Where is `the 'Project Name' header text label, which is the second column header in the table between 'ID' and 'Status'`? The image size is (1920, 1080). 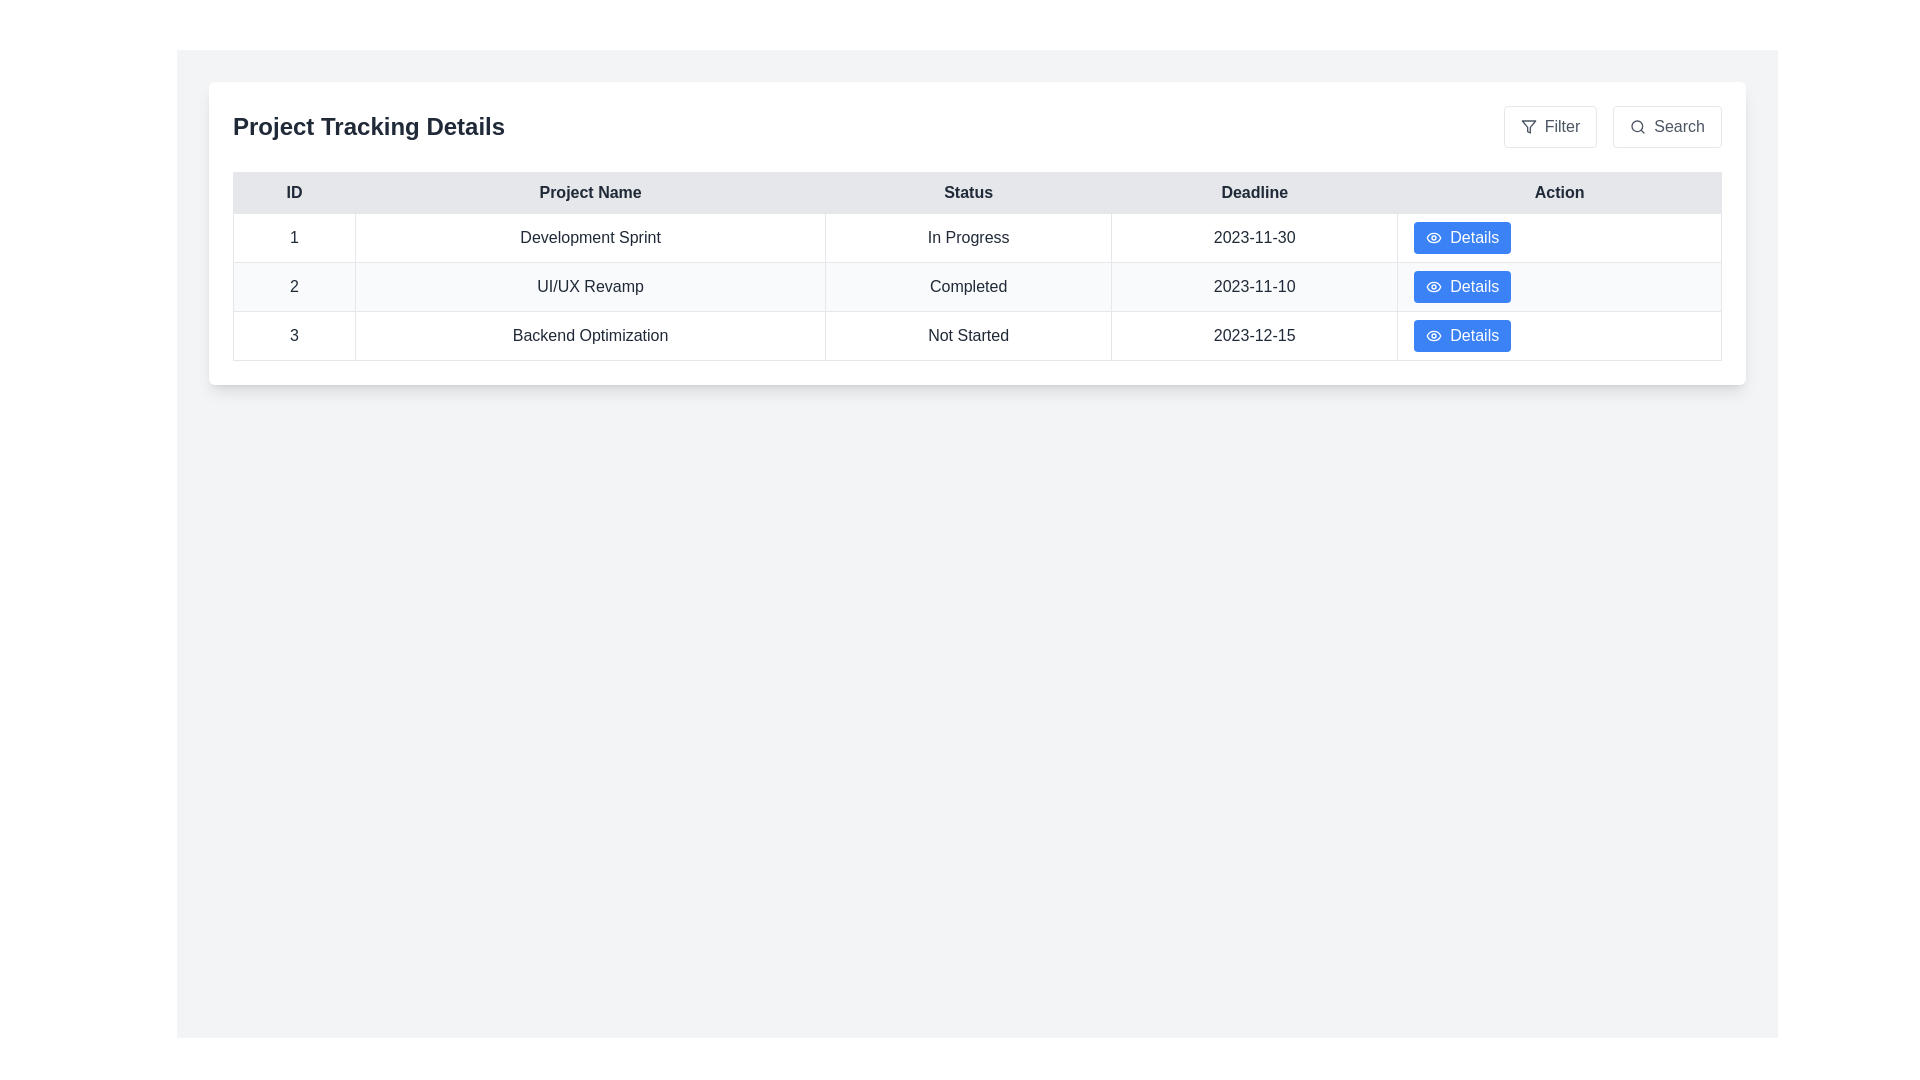
the 'Project Name' header text label, which is the second column header in the table between 'ID' and 'Status' is located at coordinates (589, 192).